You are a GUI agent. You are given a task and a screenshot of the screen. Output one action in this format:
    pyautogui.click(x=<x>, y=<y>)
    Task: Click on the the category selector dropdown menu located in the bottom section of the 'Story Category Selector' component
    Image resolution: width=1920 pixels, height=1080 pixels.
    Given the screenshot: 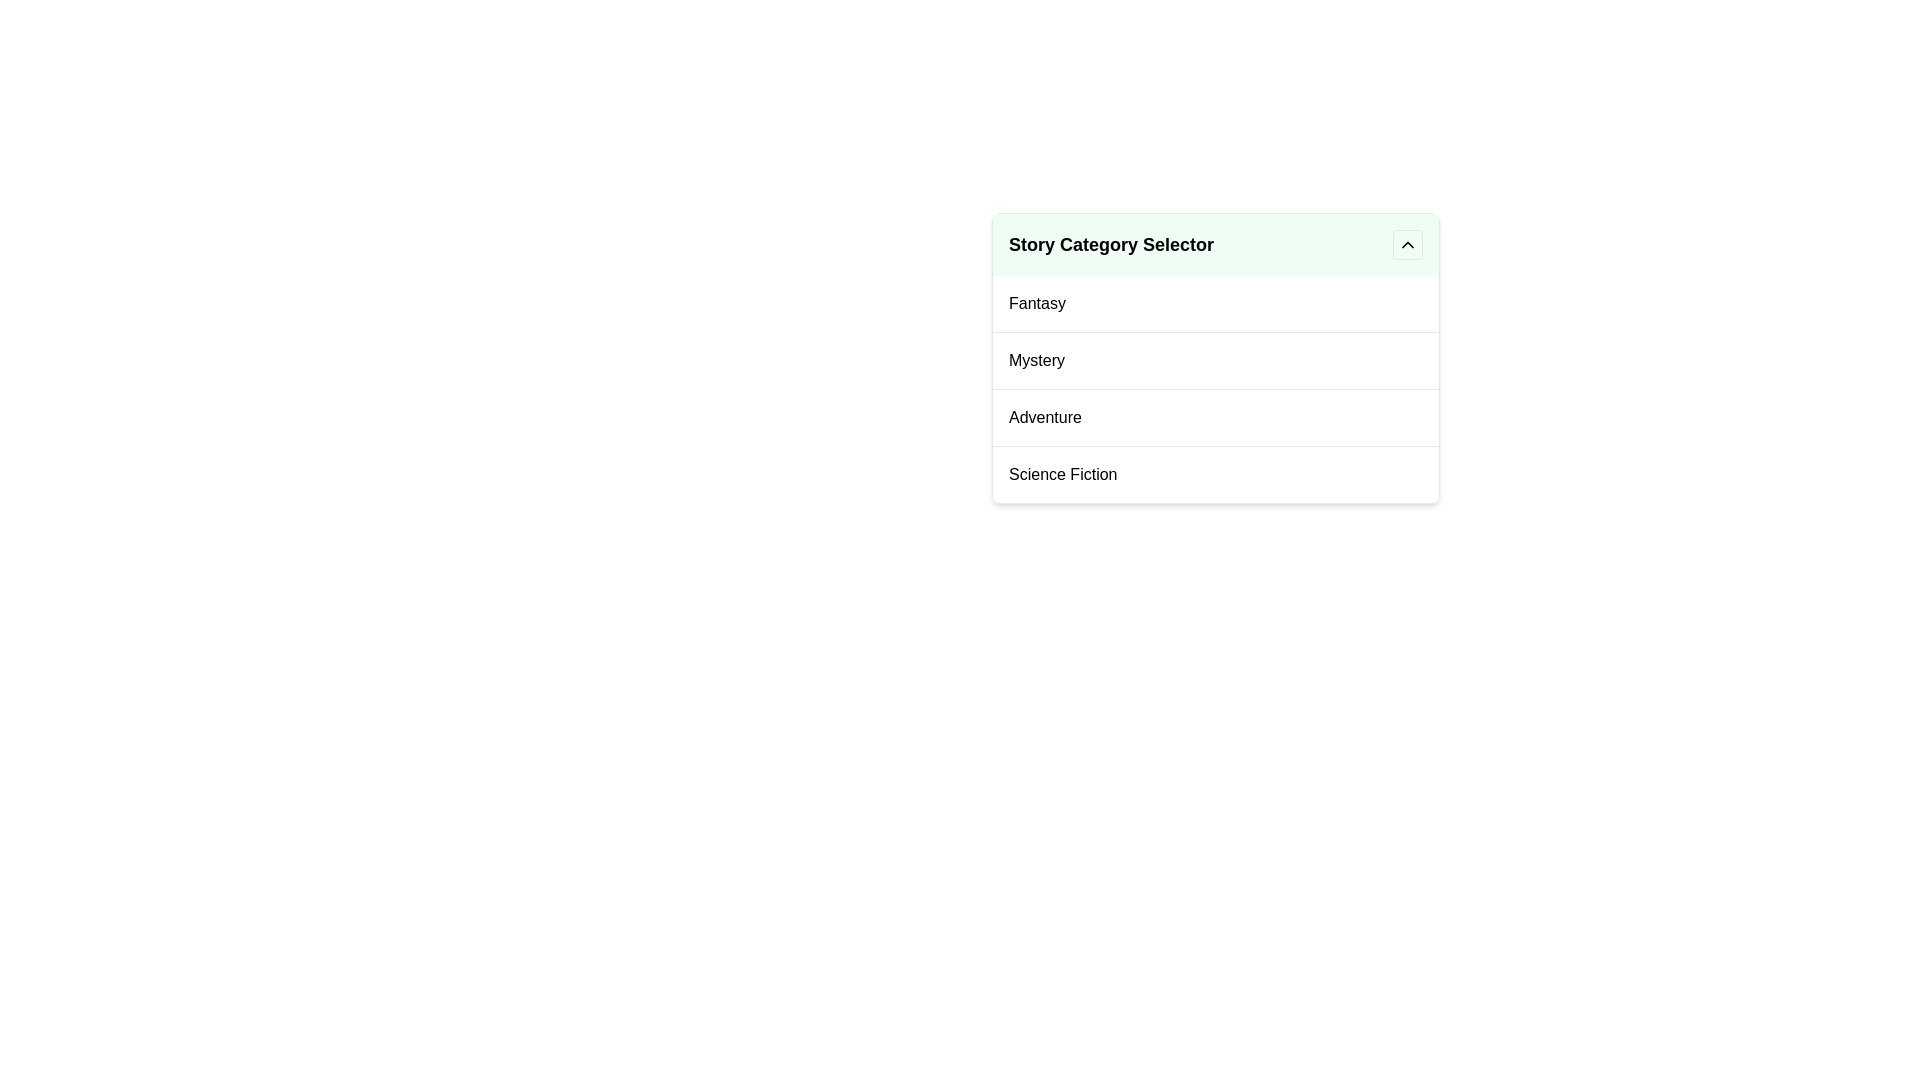 What is the action you would take?
    pyautogui.click(x=1214, y=389)
    